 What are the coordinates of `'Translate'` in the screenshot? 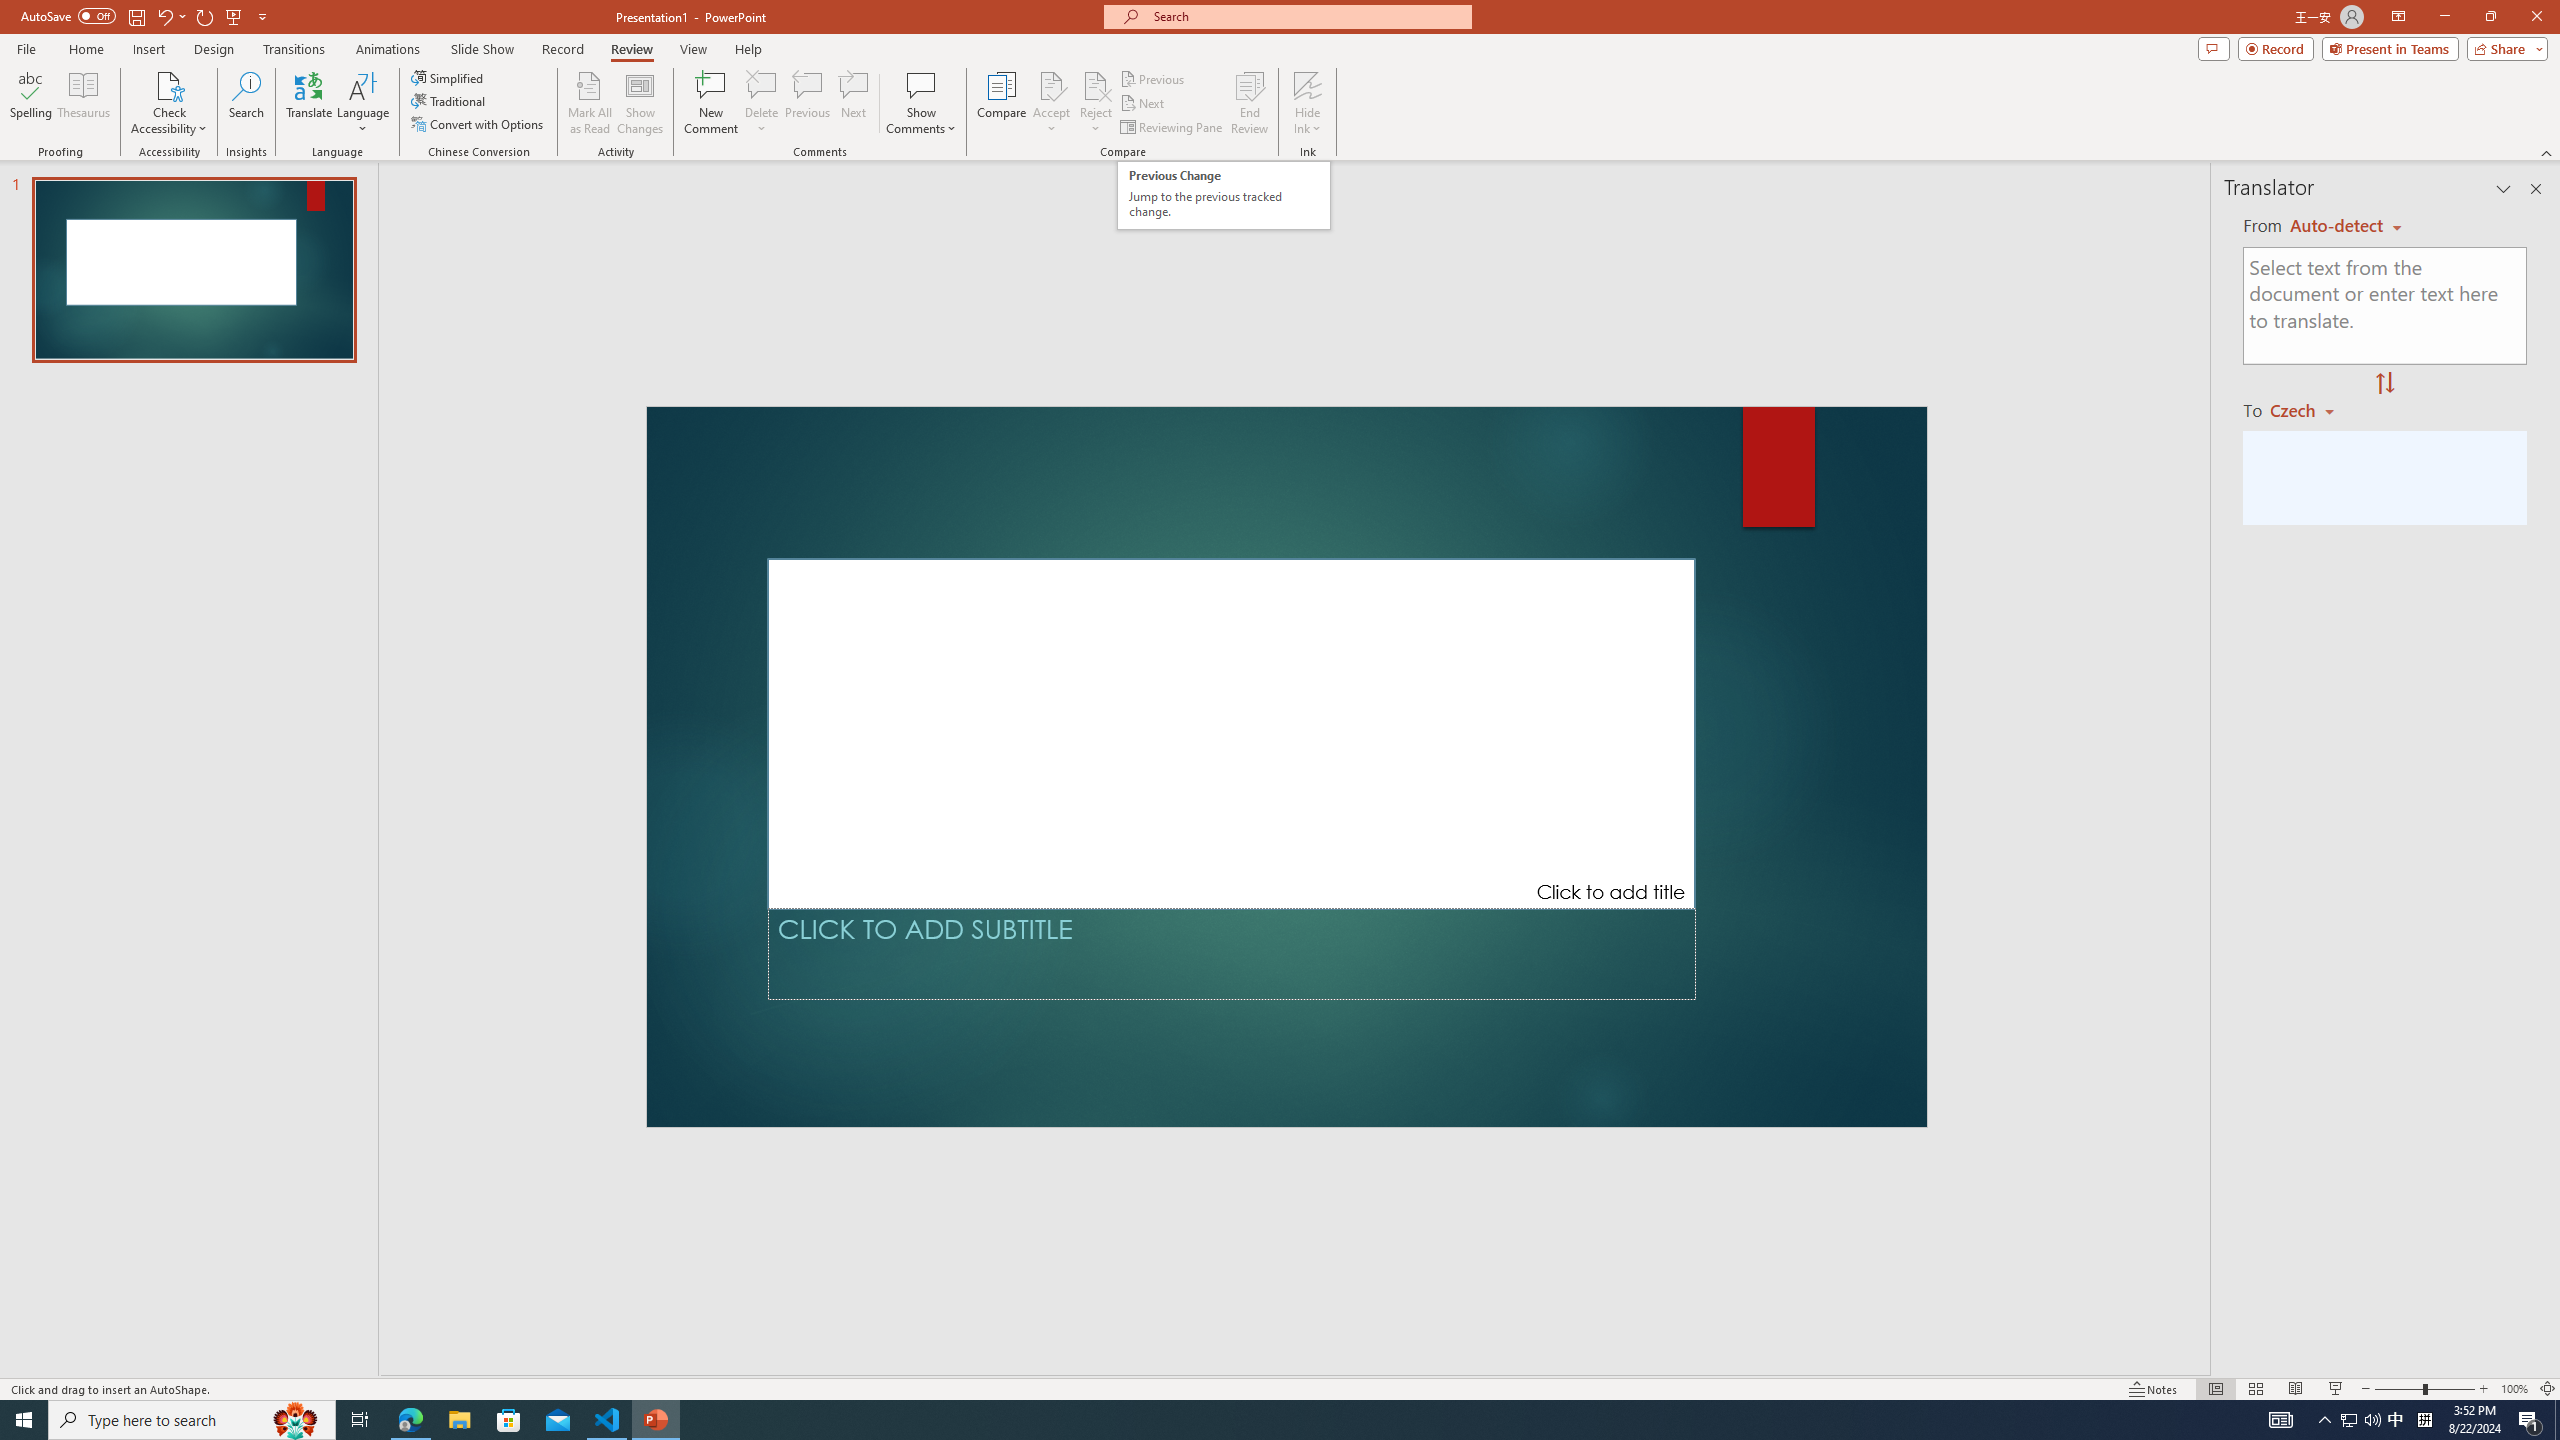 It's located at (309, 103).